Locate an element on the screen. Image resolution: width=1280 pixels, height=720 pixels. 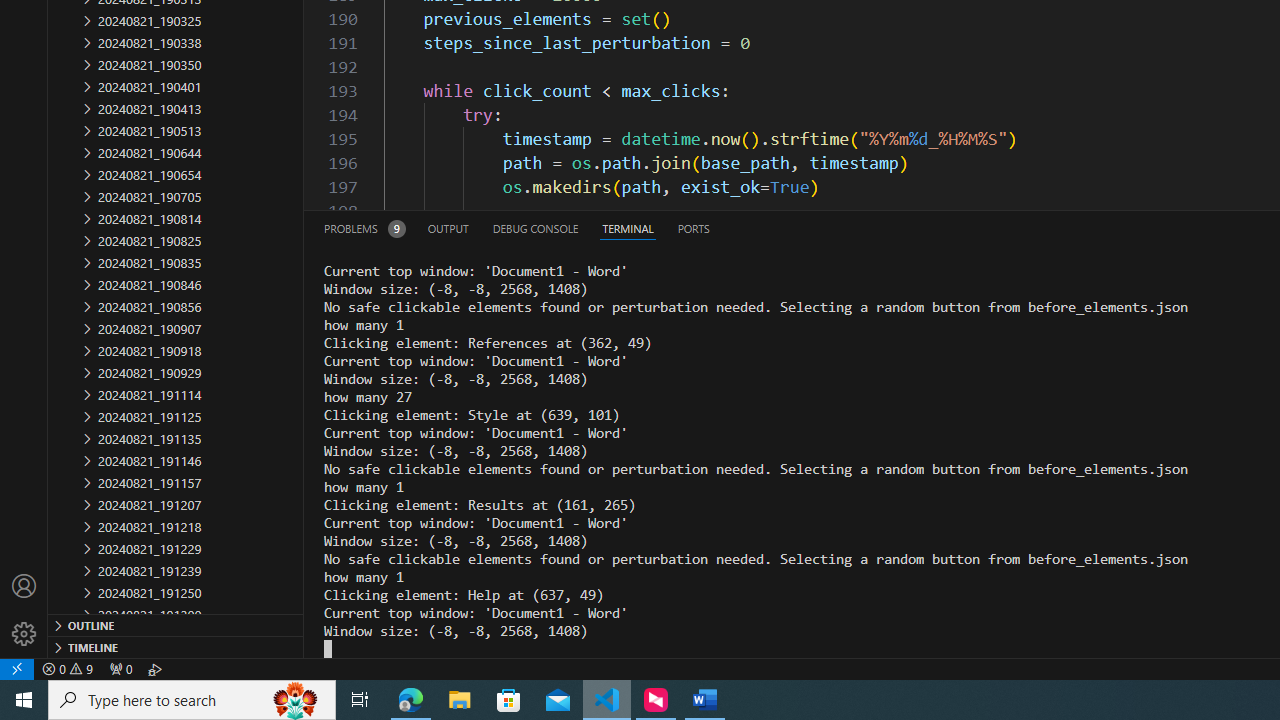
'Debug Console (Ctrl+Shift+Y)' is located at coordinates (535, 227).